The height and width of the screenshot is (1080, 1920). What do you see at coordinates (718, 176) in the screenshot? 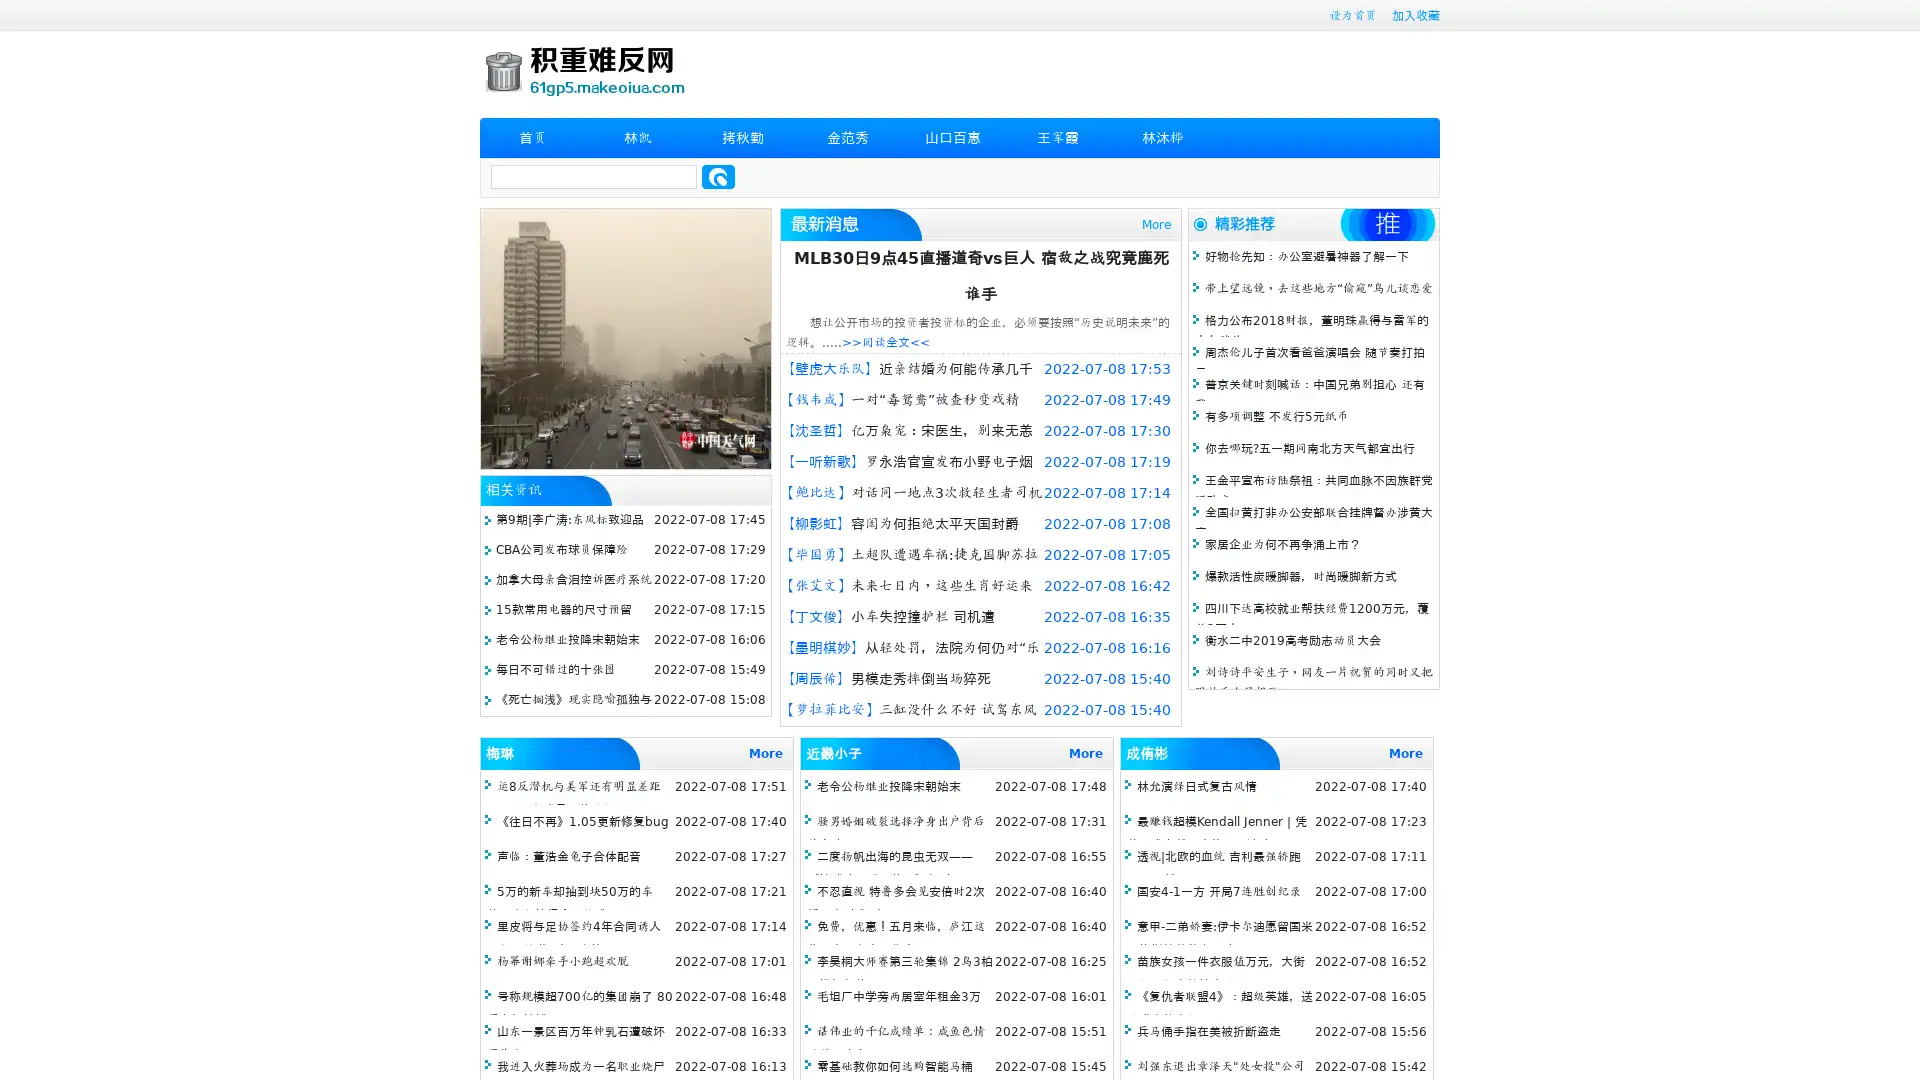
I see `Search` at bounding box center [718, 176].